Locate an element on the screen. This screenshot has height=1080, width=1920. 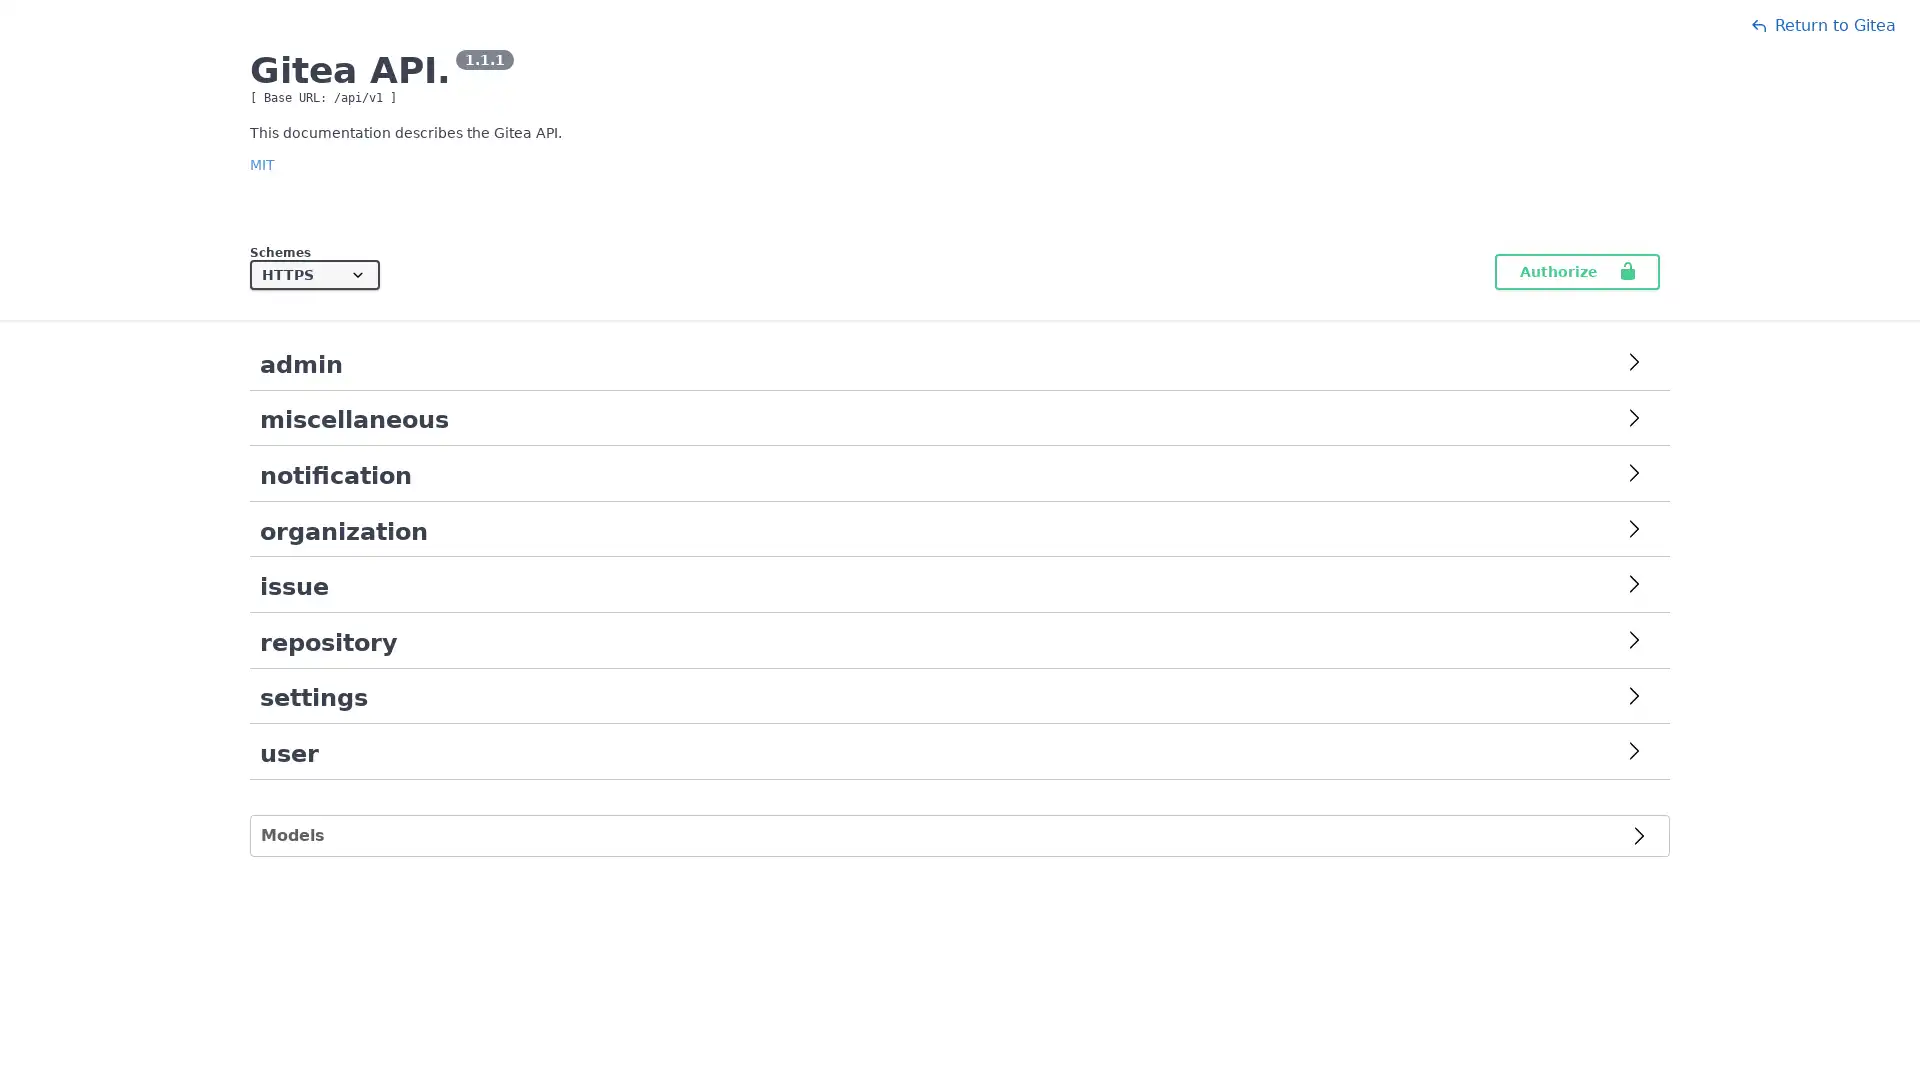
Expand operation is located at coordinates (1633, 419).